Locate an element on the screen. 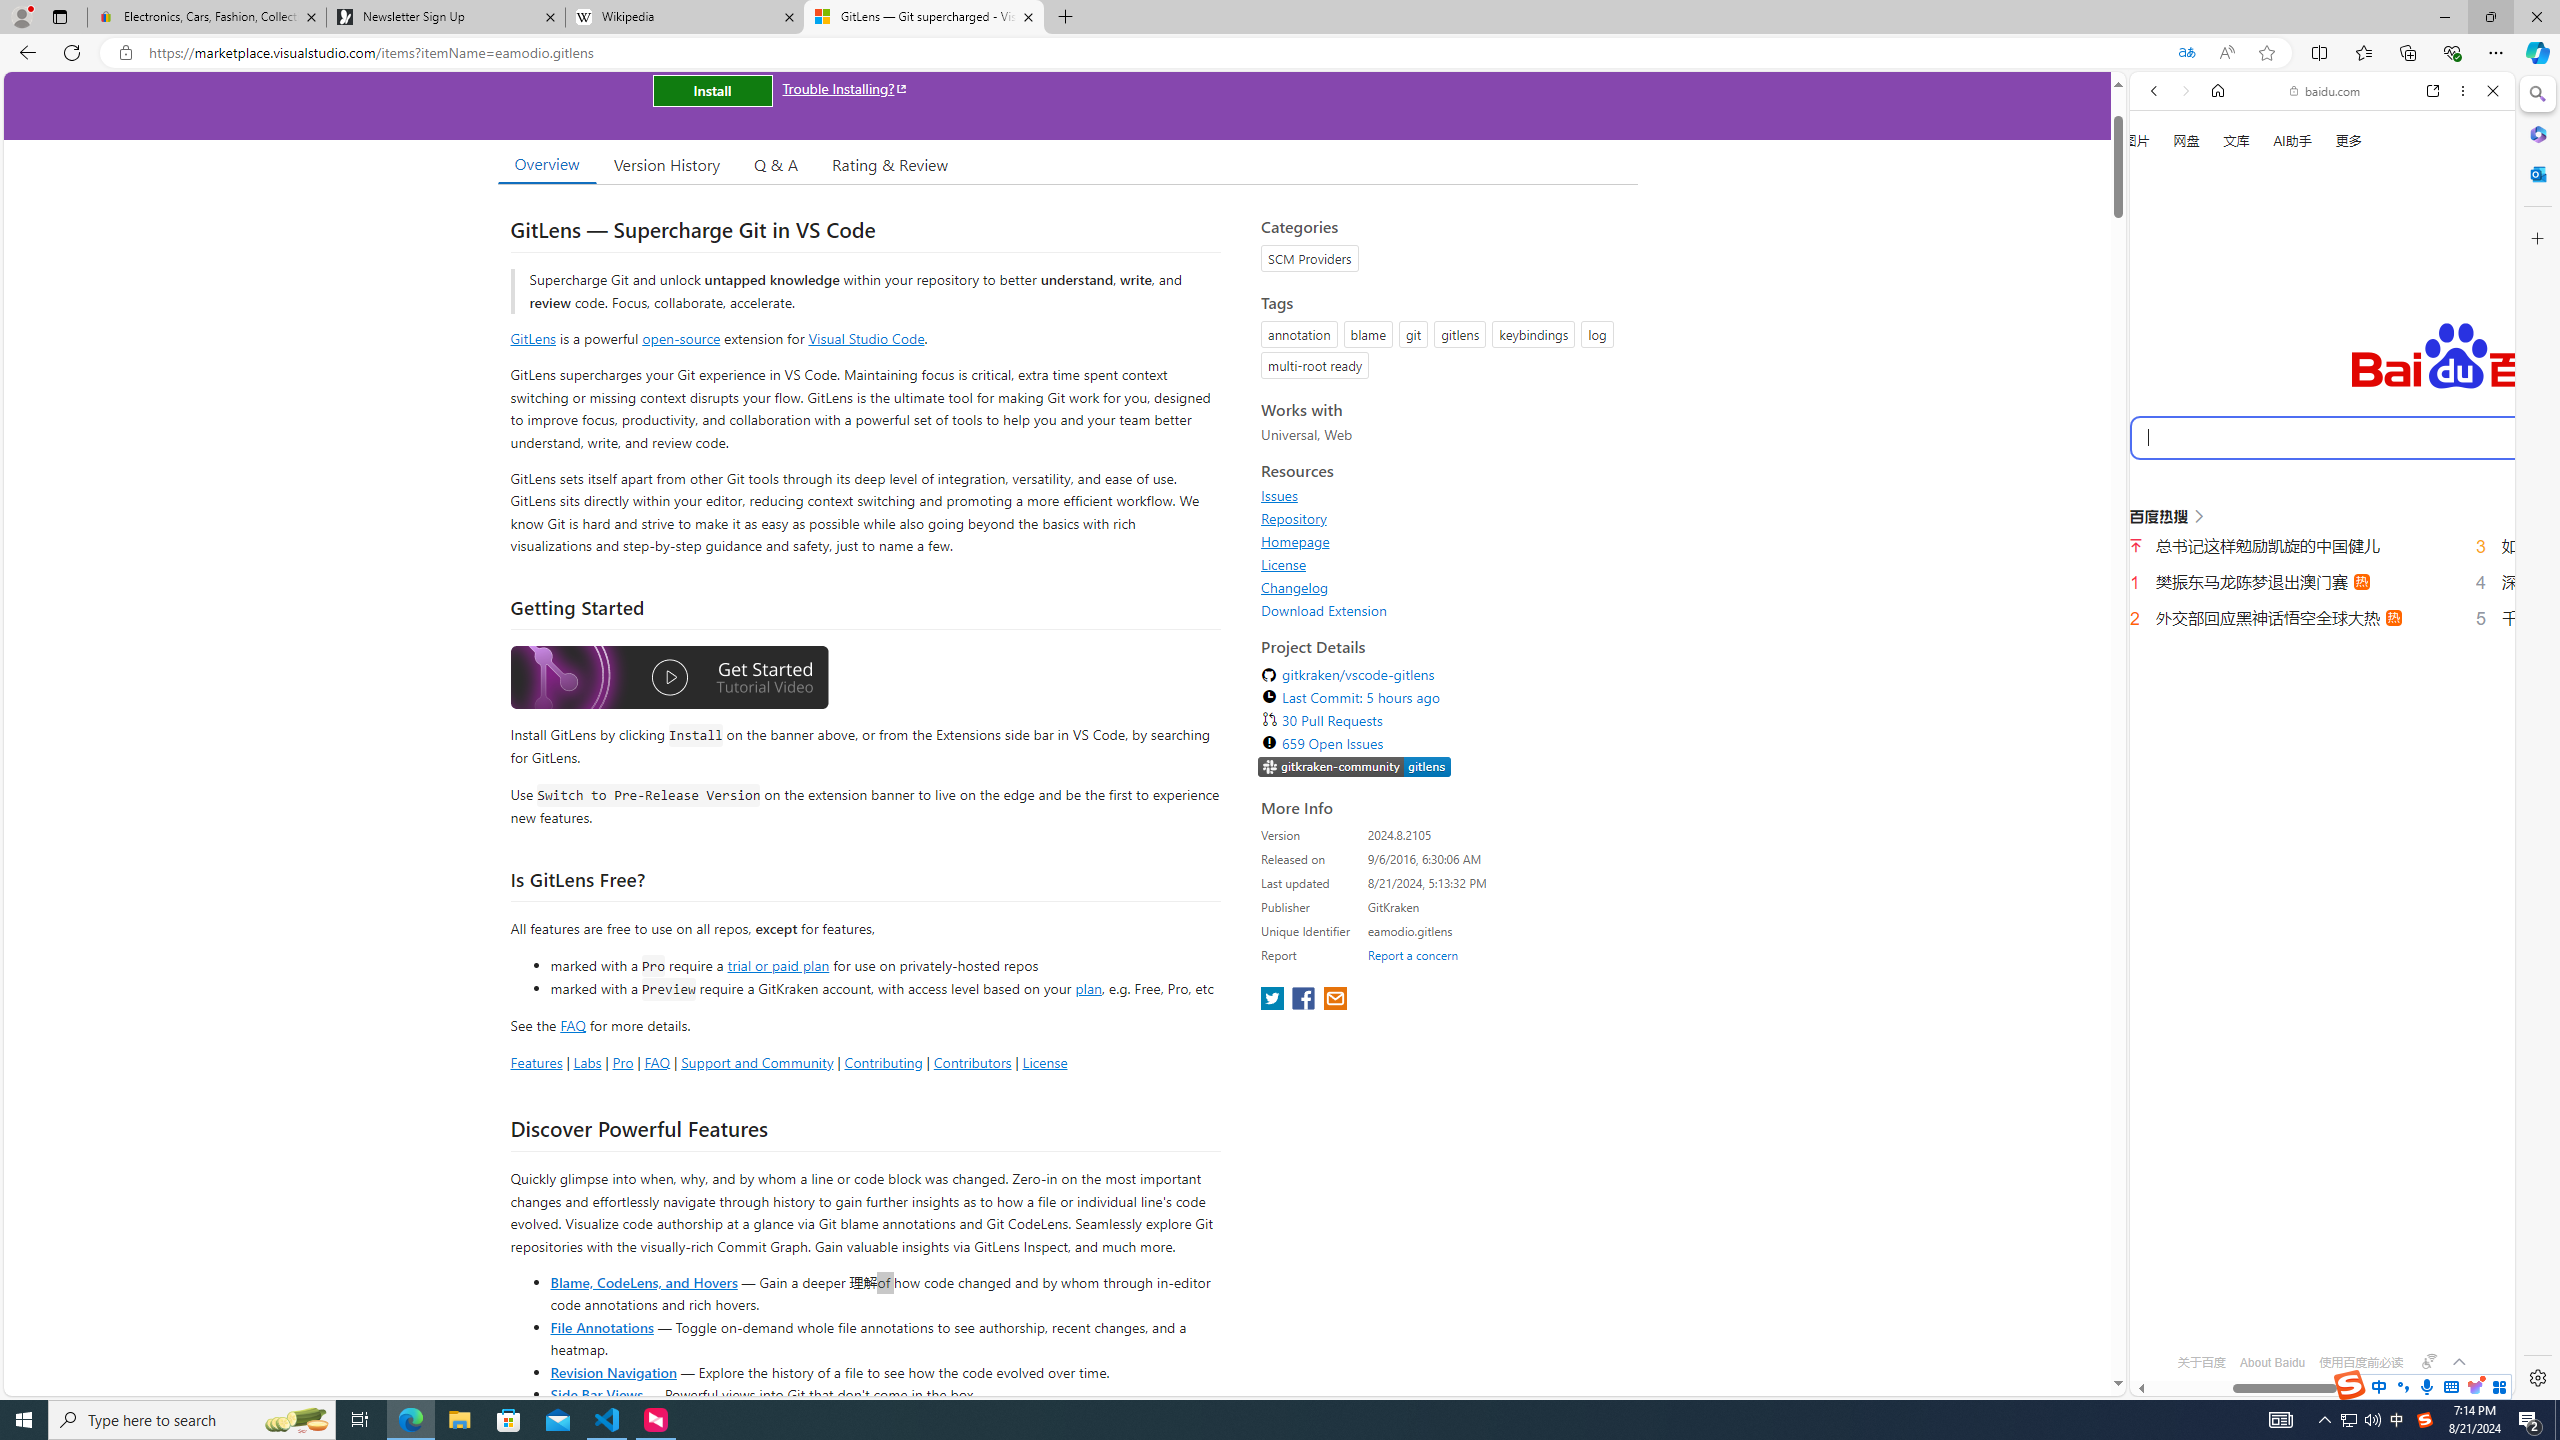 The height and width of the screenshot is (1440, 2560). 'OFTV' is located at coordinates (2314, 1306).